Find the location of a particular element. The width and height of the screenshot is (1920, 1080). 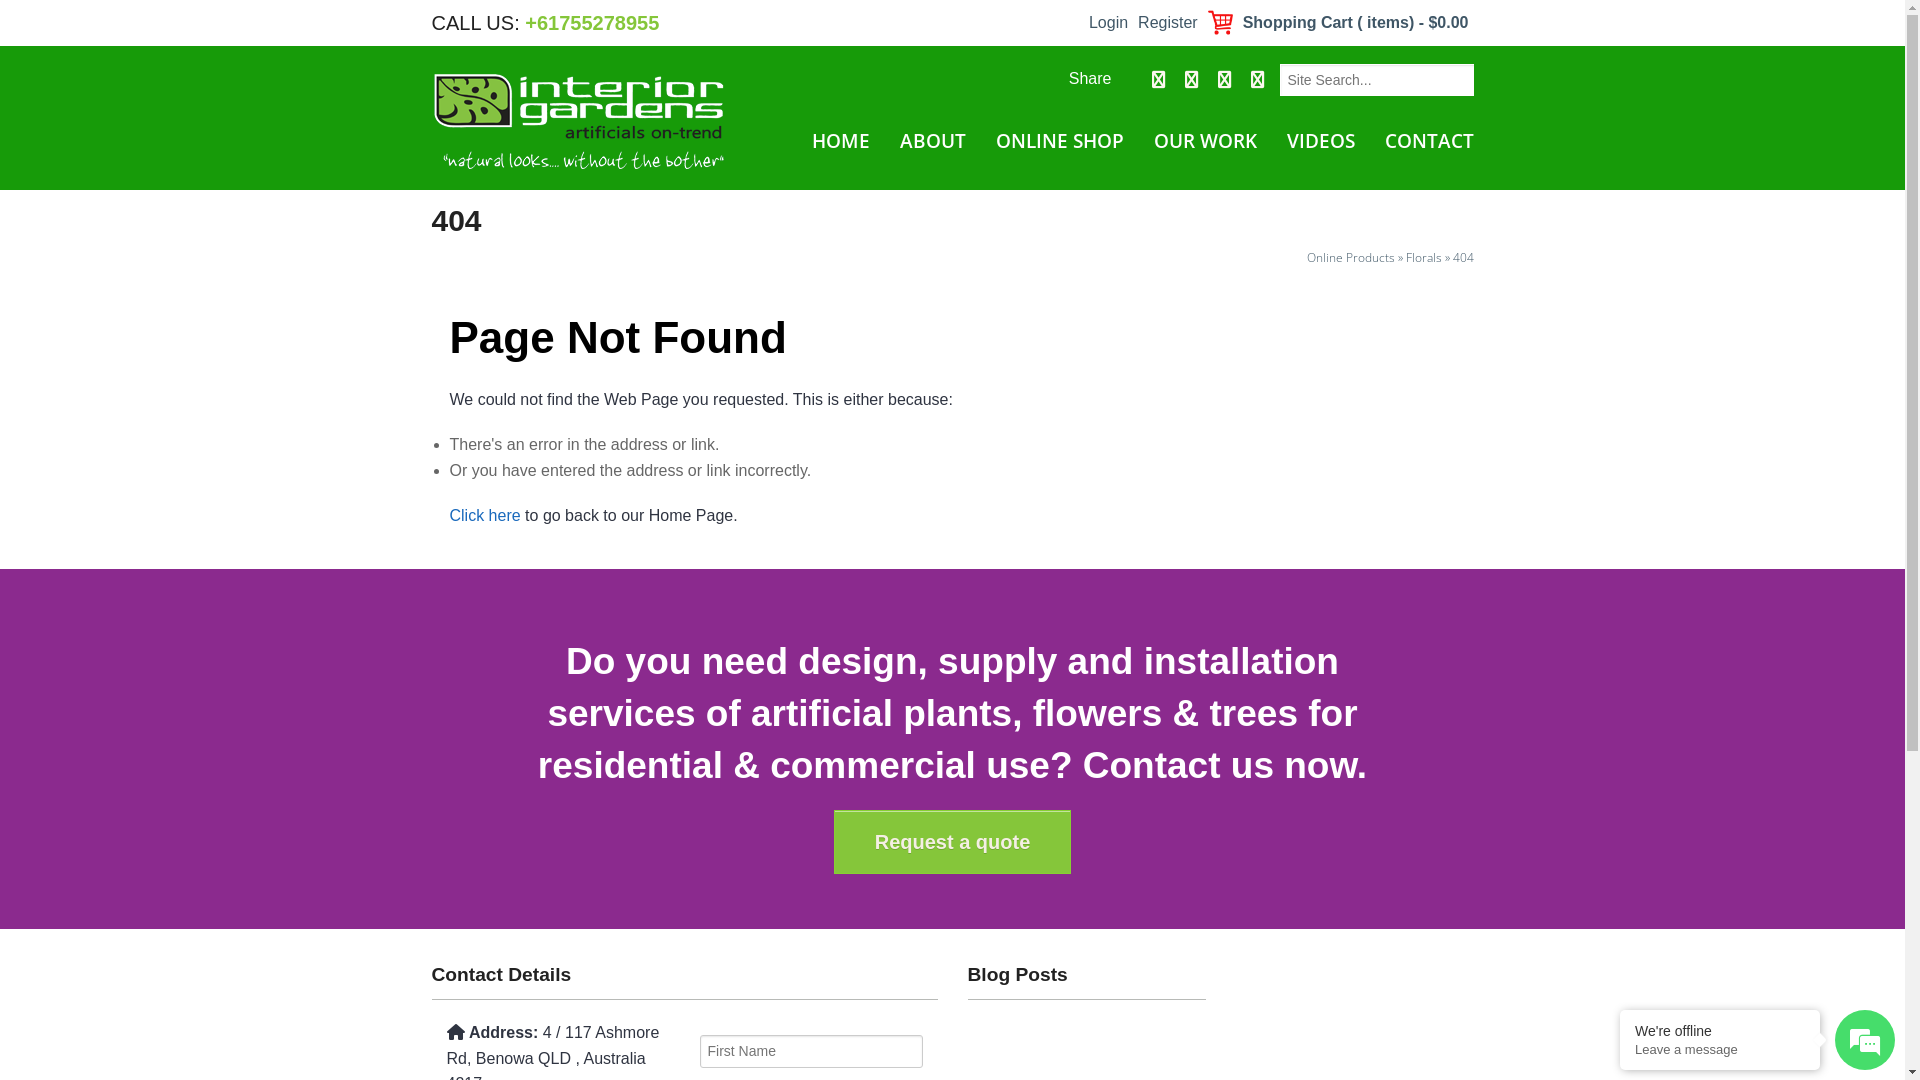

'Shopping Cart ( items) - $0.00' is located at coordinates (1338, 23).